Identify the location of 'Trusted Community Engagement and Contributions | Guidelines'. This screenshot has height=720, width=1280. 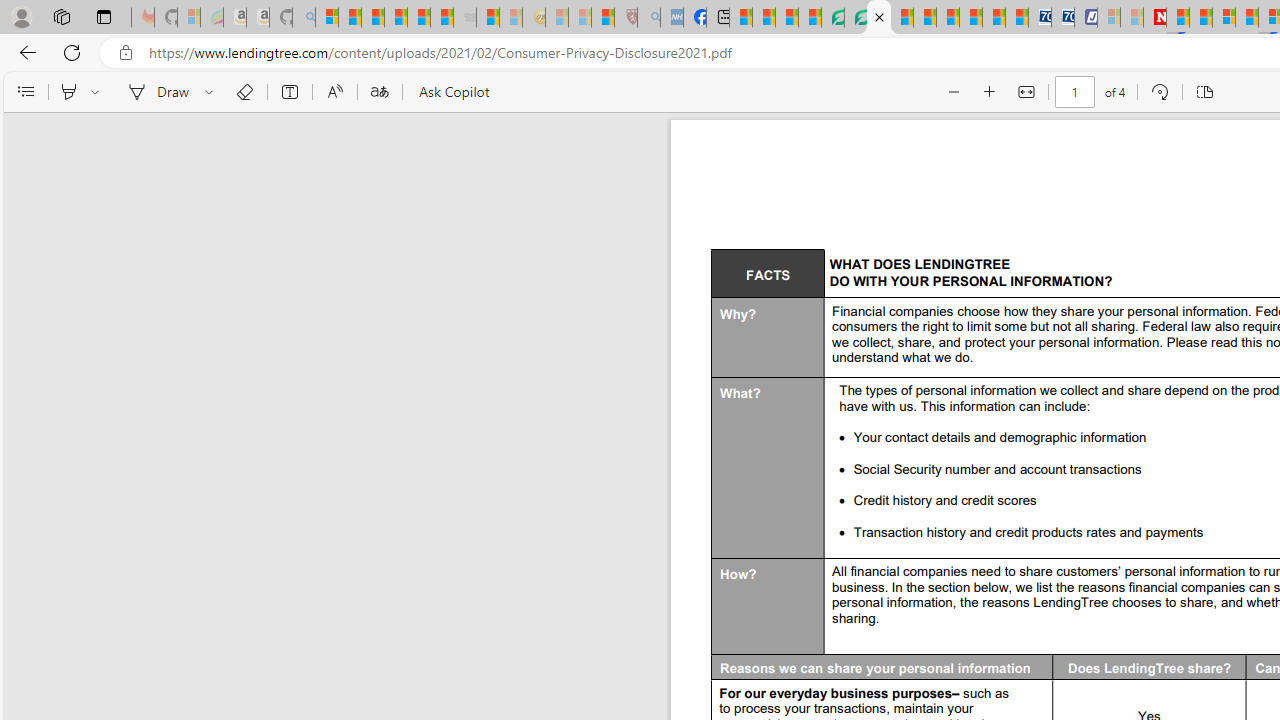
(1178, 17).